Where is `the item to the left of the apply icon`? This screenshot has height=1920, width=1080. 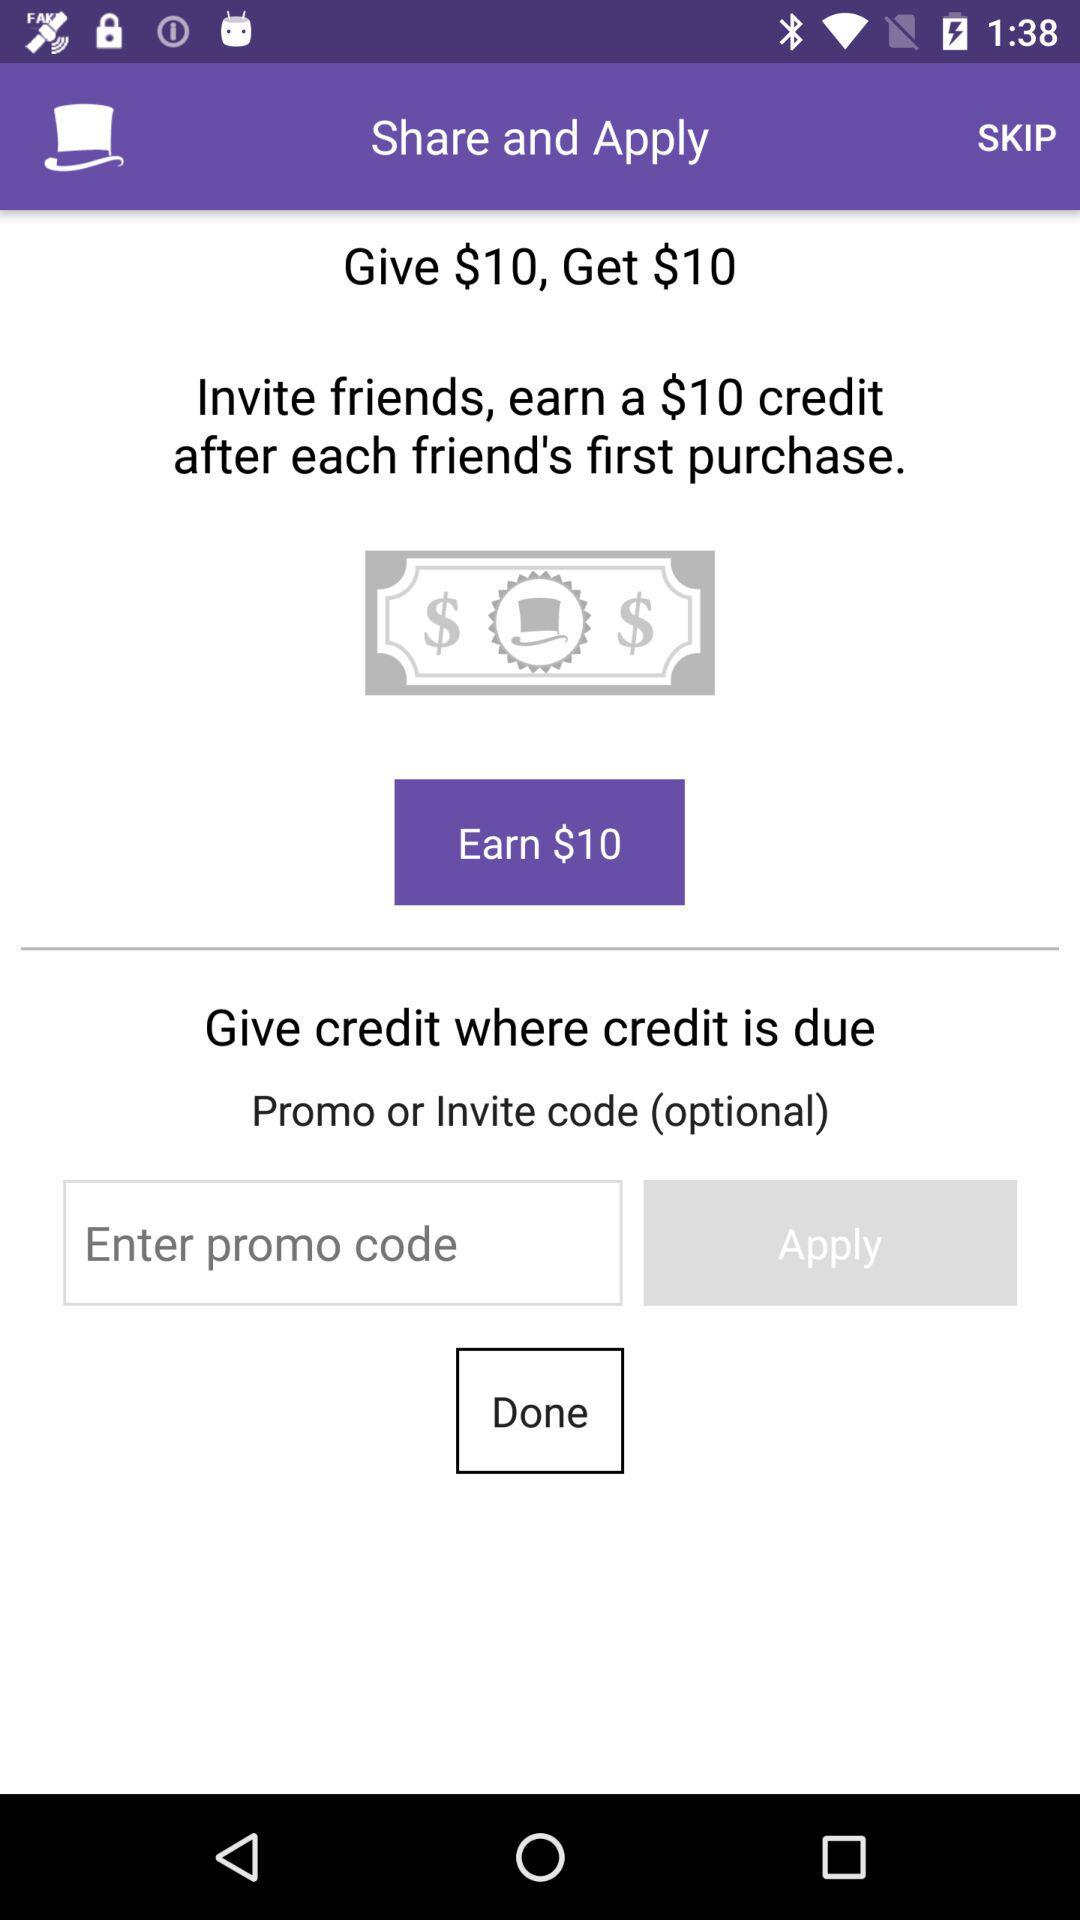
the item to the left of the apply icon is located at coordinates (341, 1241).